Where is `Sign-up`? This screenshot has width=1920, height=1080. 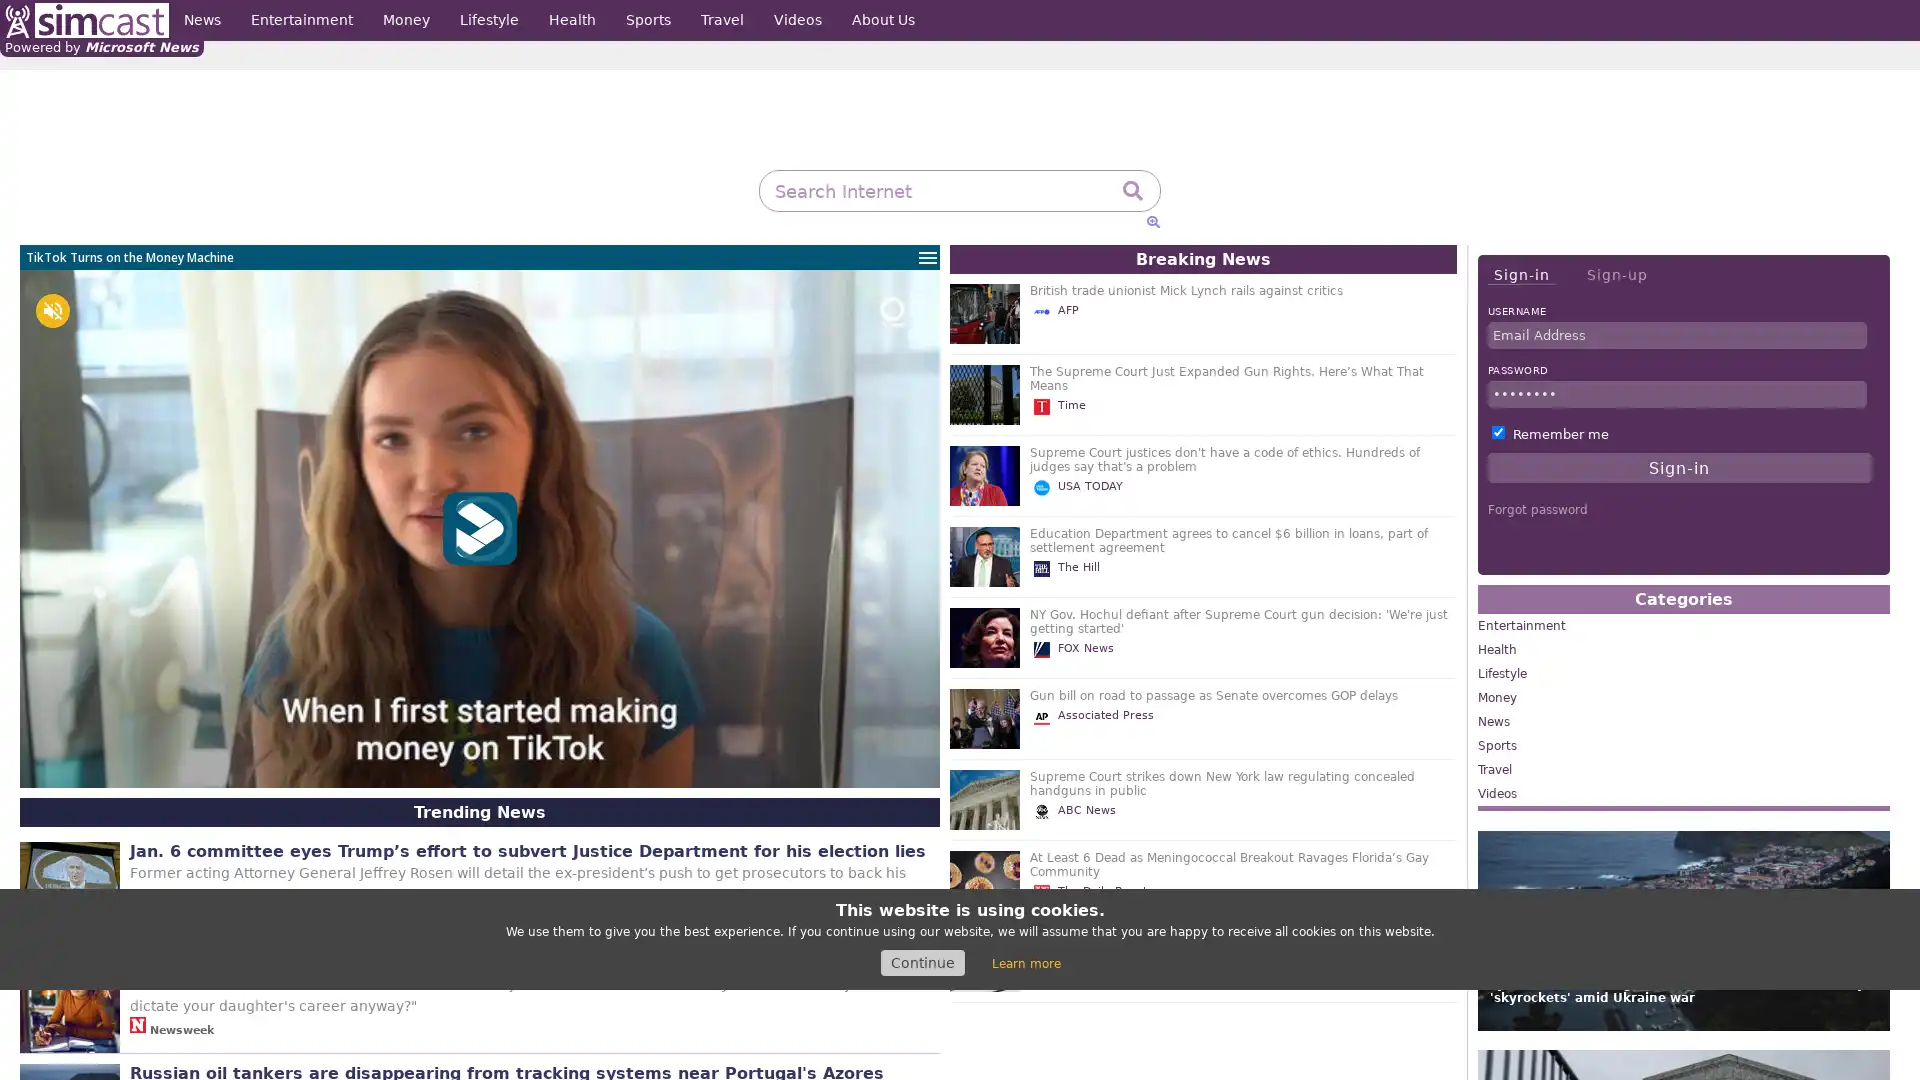 Sign-up is located at coordinates (1616, 274).